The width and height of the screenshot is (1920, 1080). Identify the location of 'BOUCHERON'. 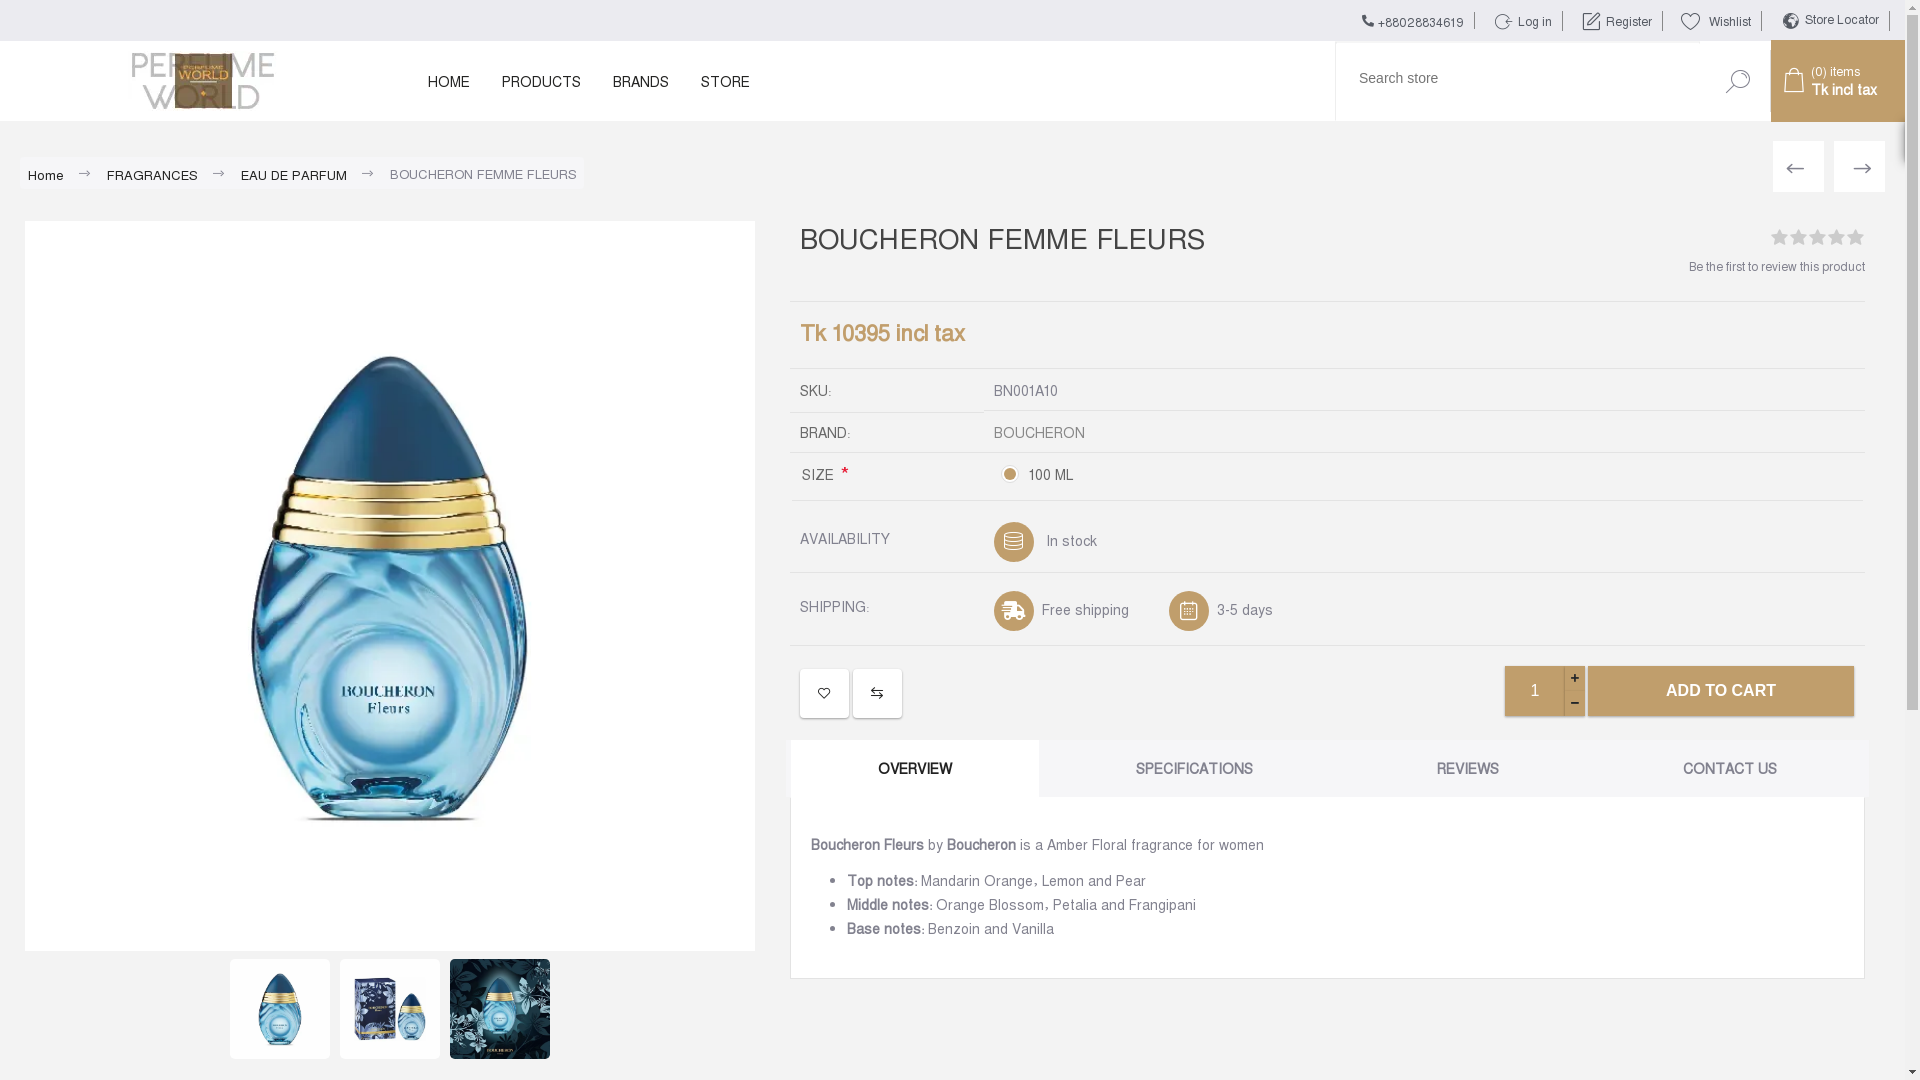
(993, 431).